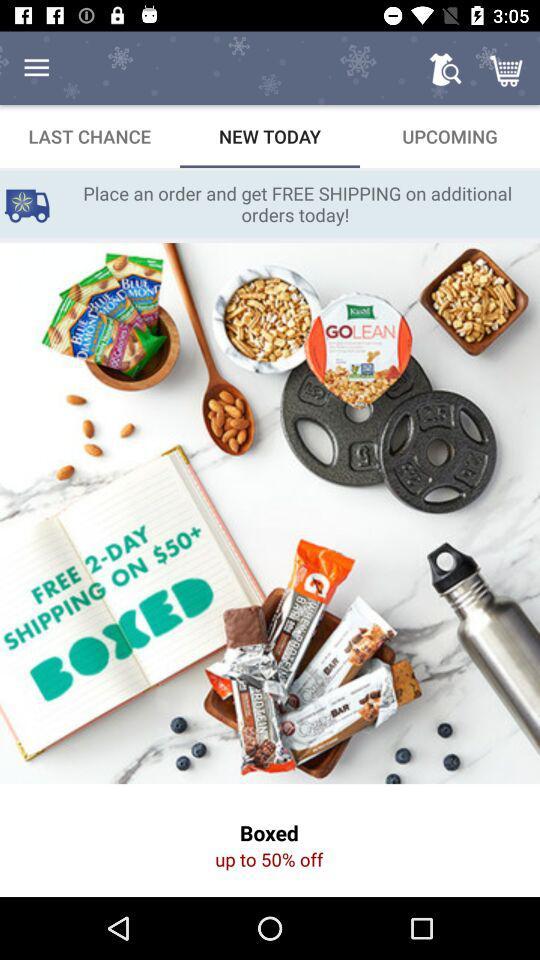 The height and width of the screenshot is (960, 540). I want to click on search icon, so click(445, 68).